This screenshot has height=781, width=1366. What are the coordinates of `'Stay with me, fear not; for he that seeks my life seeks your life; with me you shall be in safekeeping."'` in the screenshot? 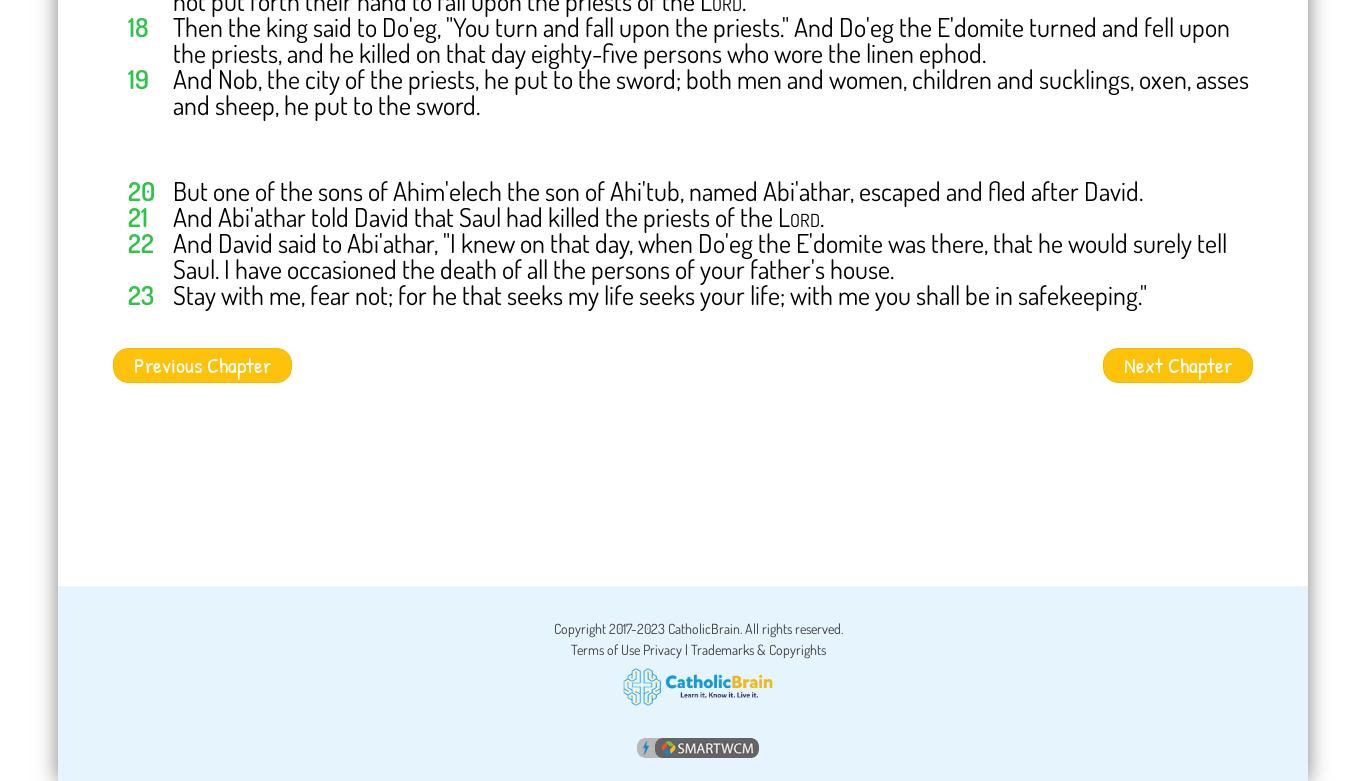 It's located at (659, 294).